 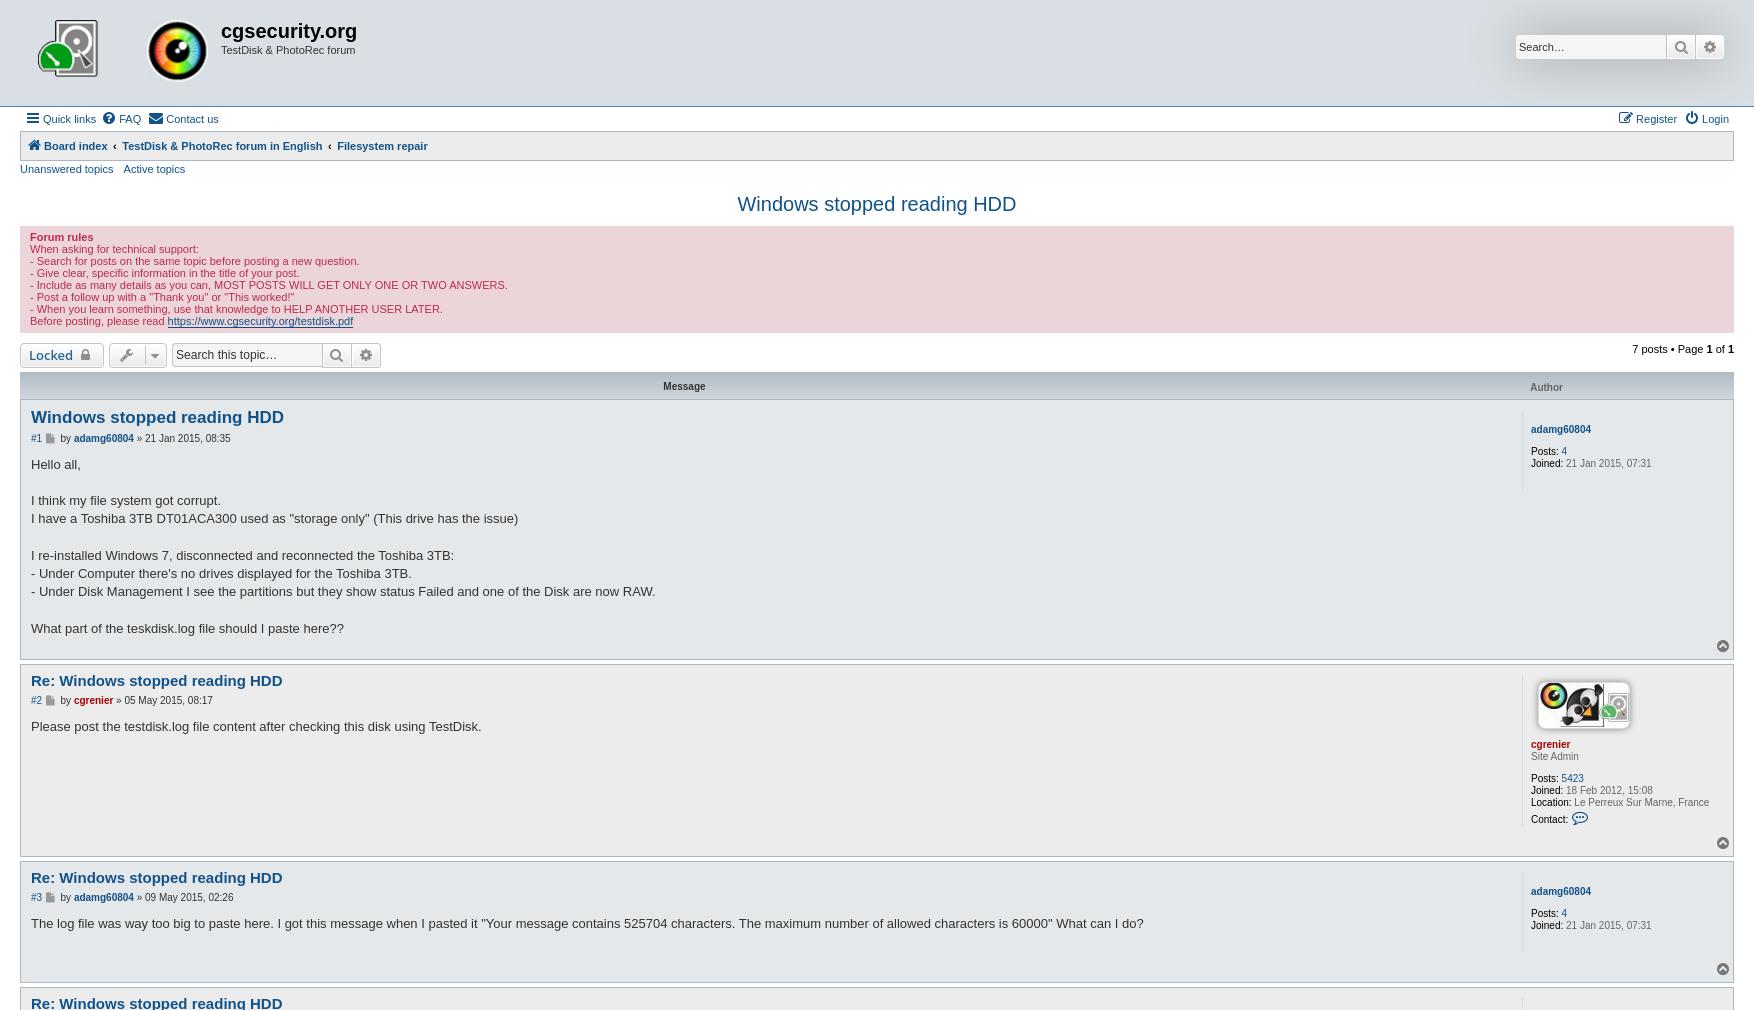 What do you see at coordinates (75, 145) in the screenshot?
I see `'Board index'` at bounding box center [75, 145].